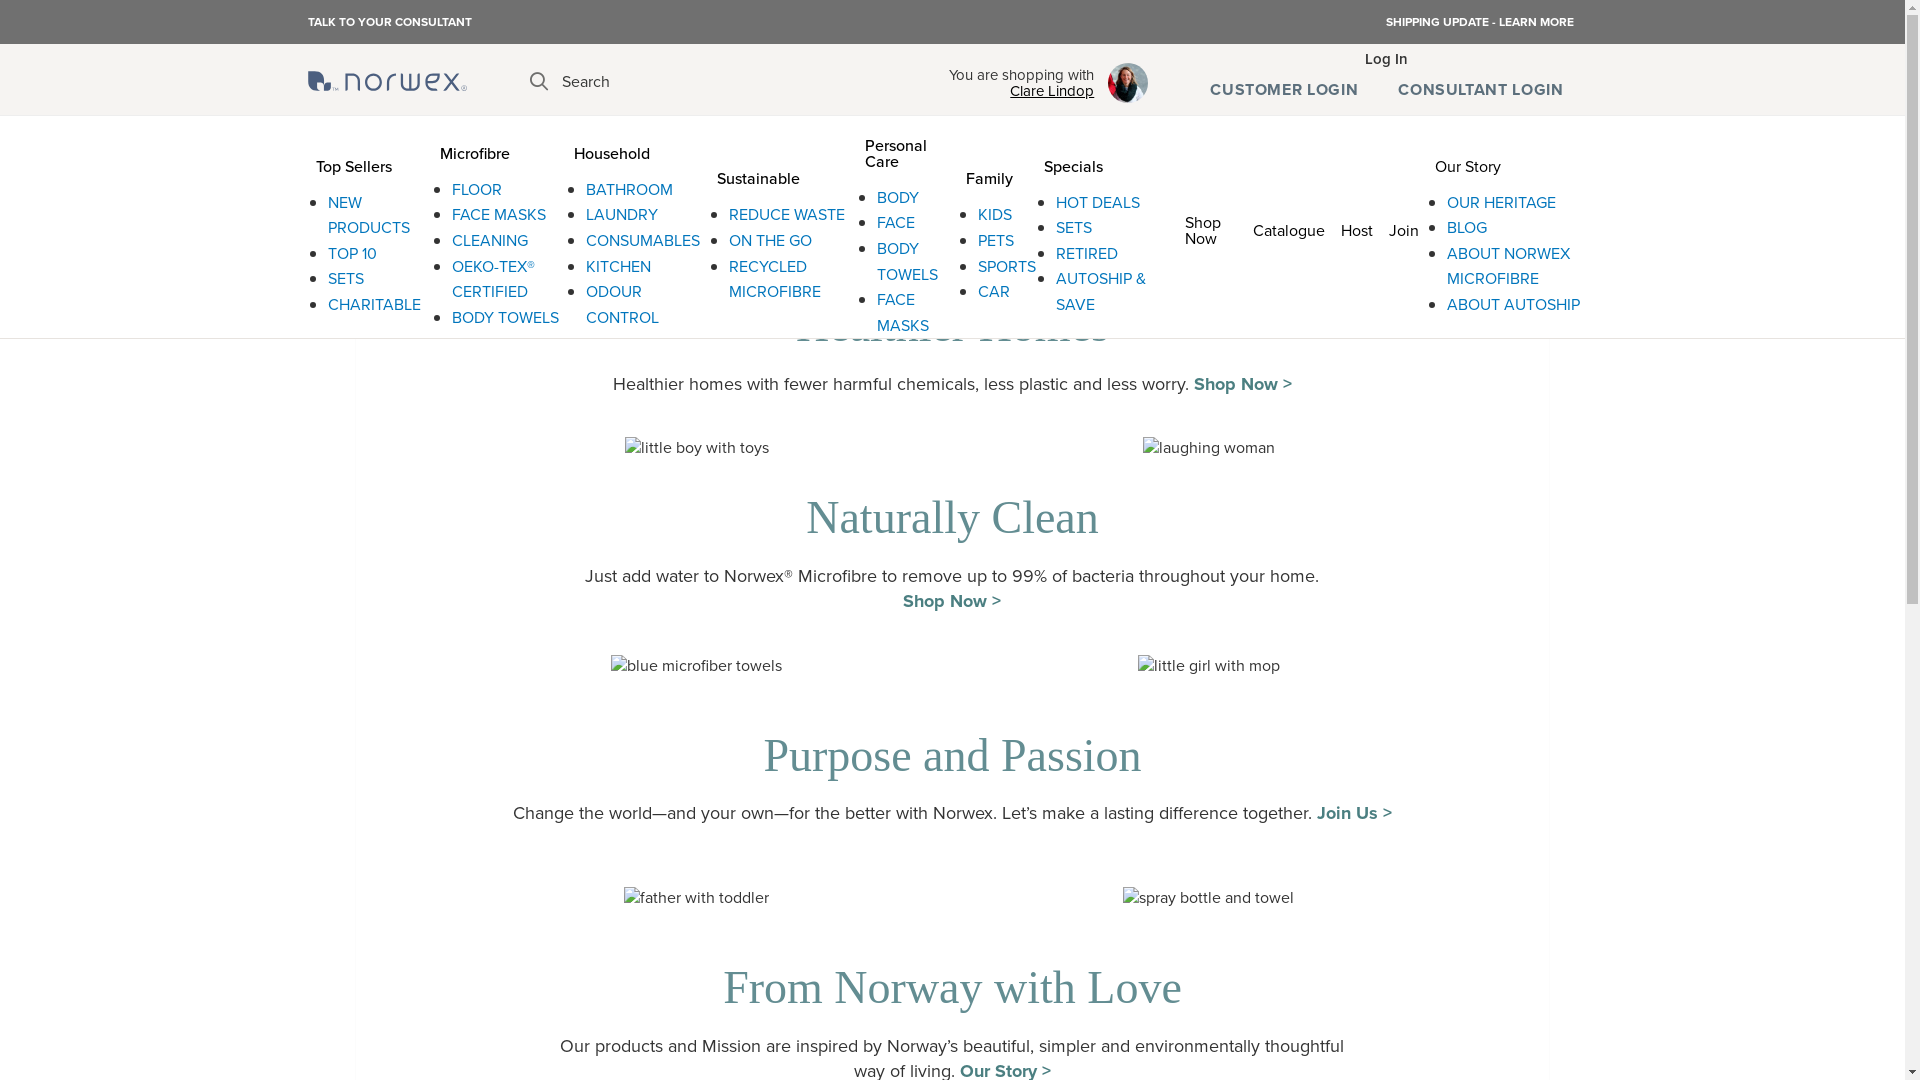 Image resolution: width=1920 pixels, height=1080 pixels. Describe the element at coordinates (1354, 813) in the screenshot. I see `'Join Us >'` at that location.